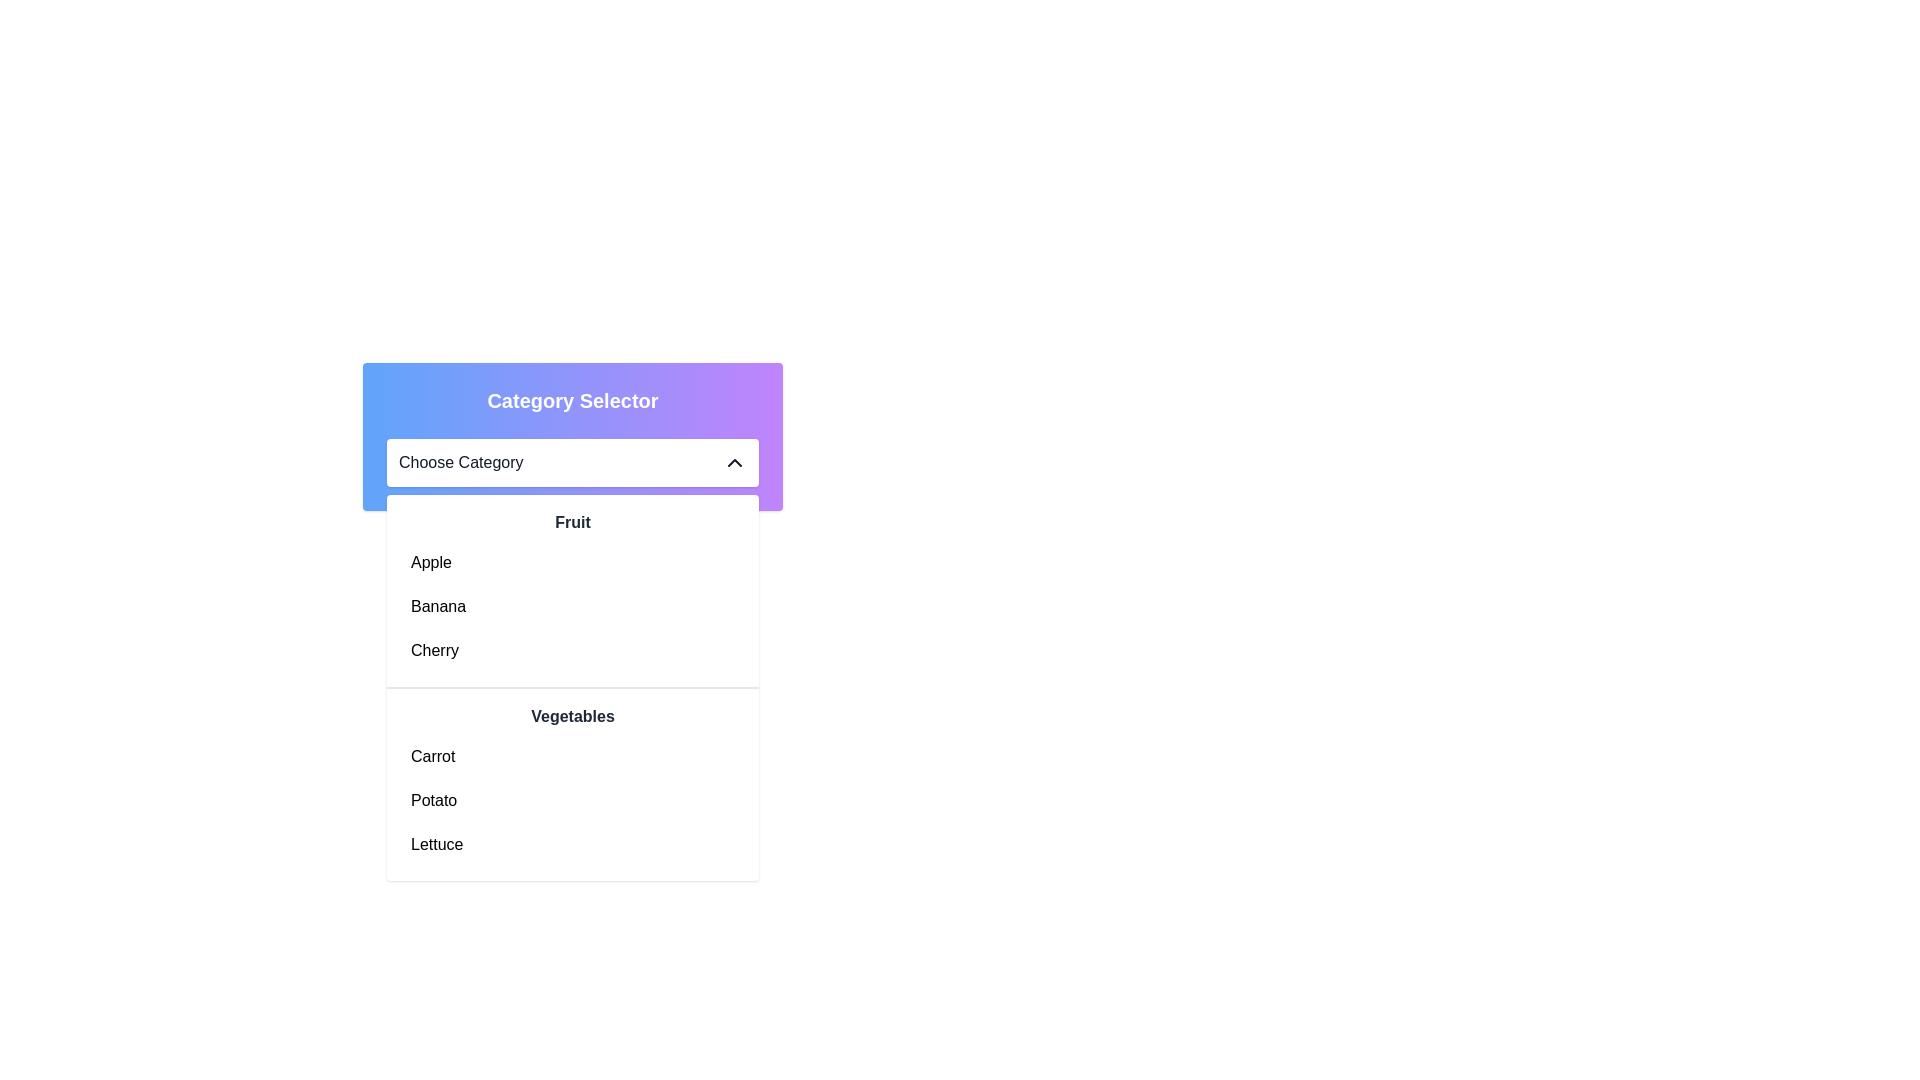 This screenshot has height=1080, width=1920. I want to click on the selectable list item labeled 'Carrot' in the 'Vegetables' dropdown menu, so click(571, 756).